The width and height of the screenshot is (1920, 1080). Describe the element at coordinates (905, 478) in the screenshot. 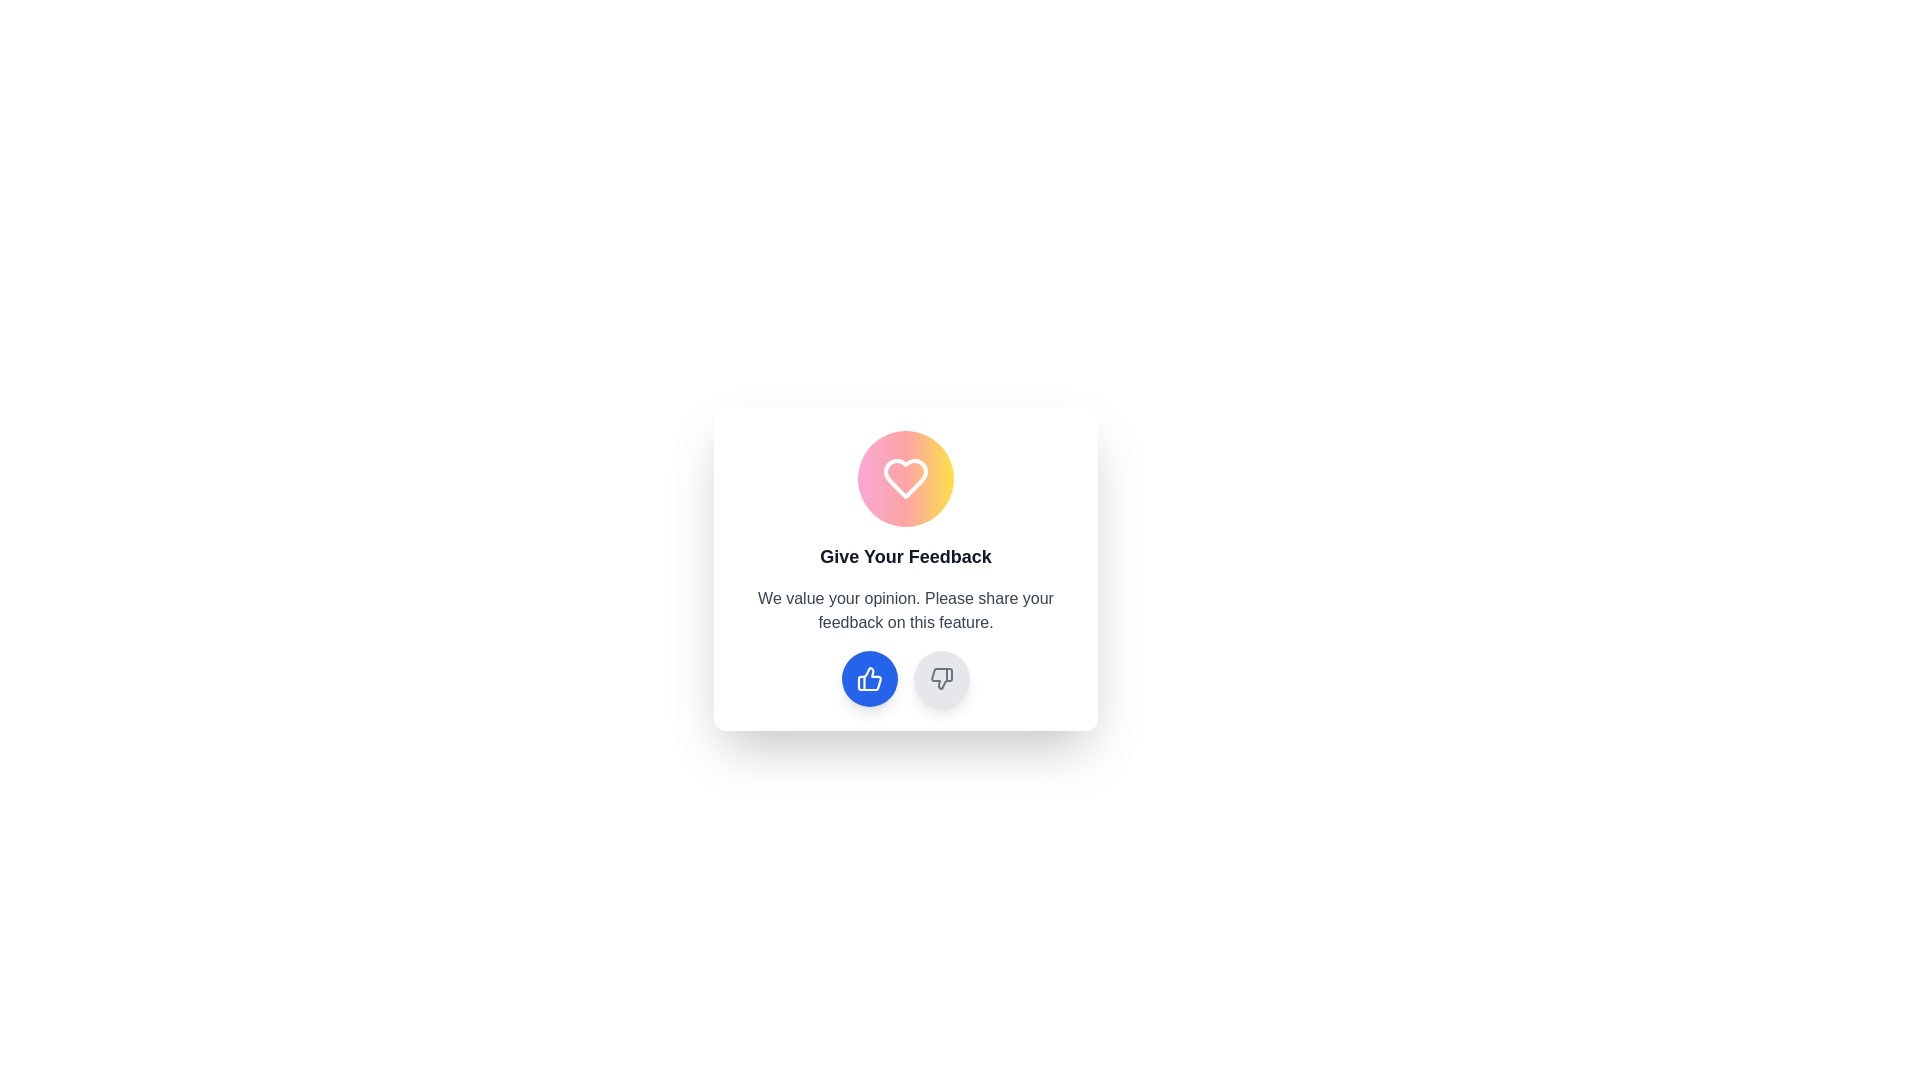

I see `the heart-shaped Decorative Icon at the top center of the 'Give Your Feedback' modal interface, which is styled with a gradient fill transitioning from pink to orange` at that location.